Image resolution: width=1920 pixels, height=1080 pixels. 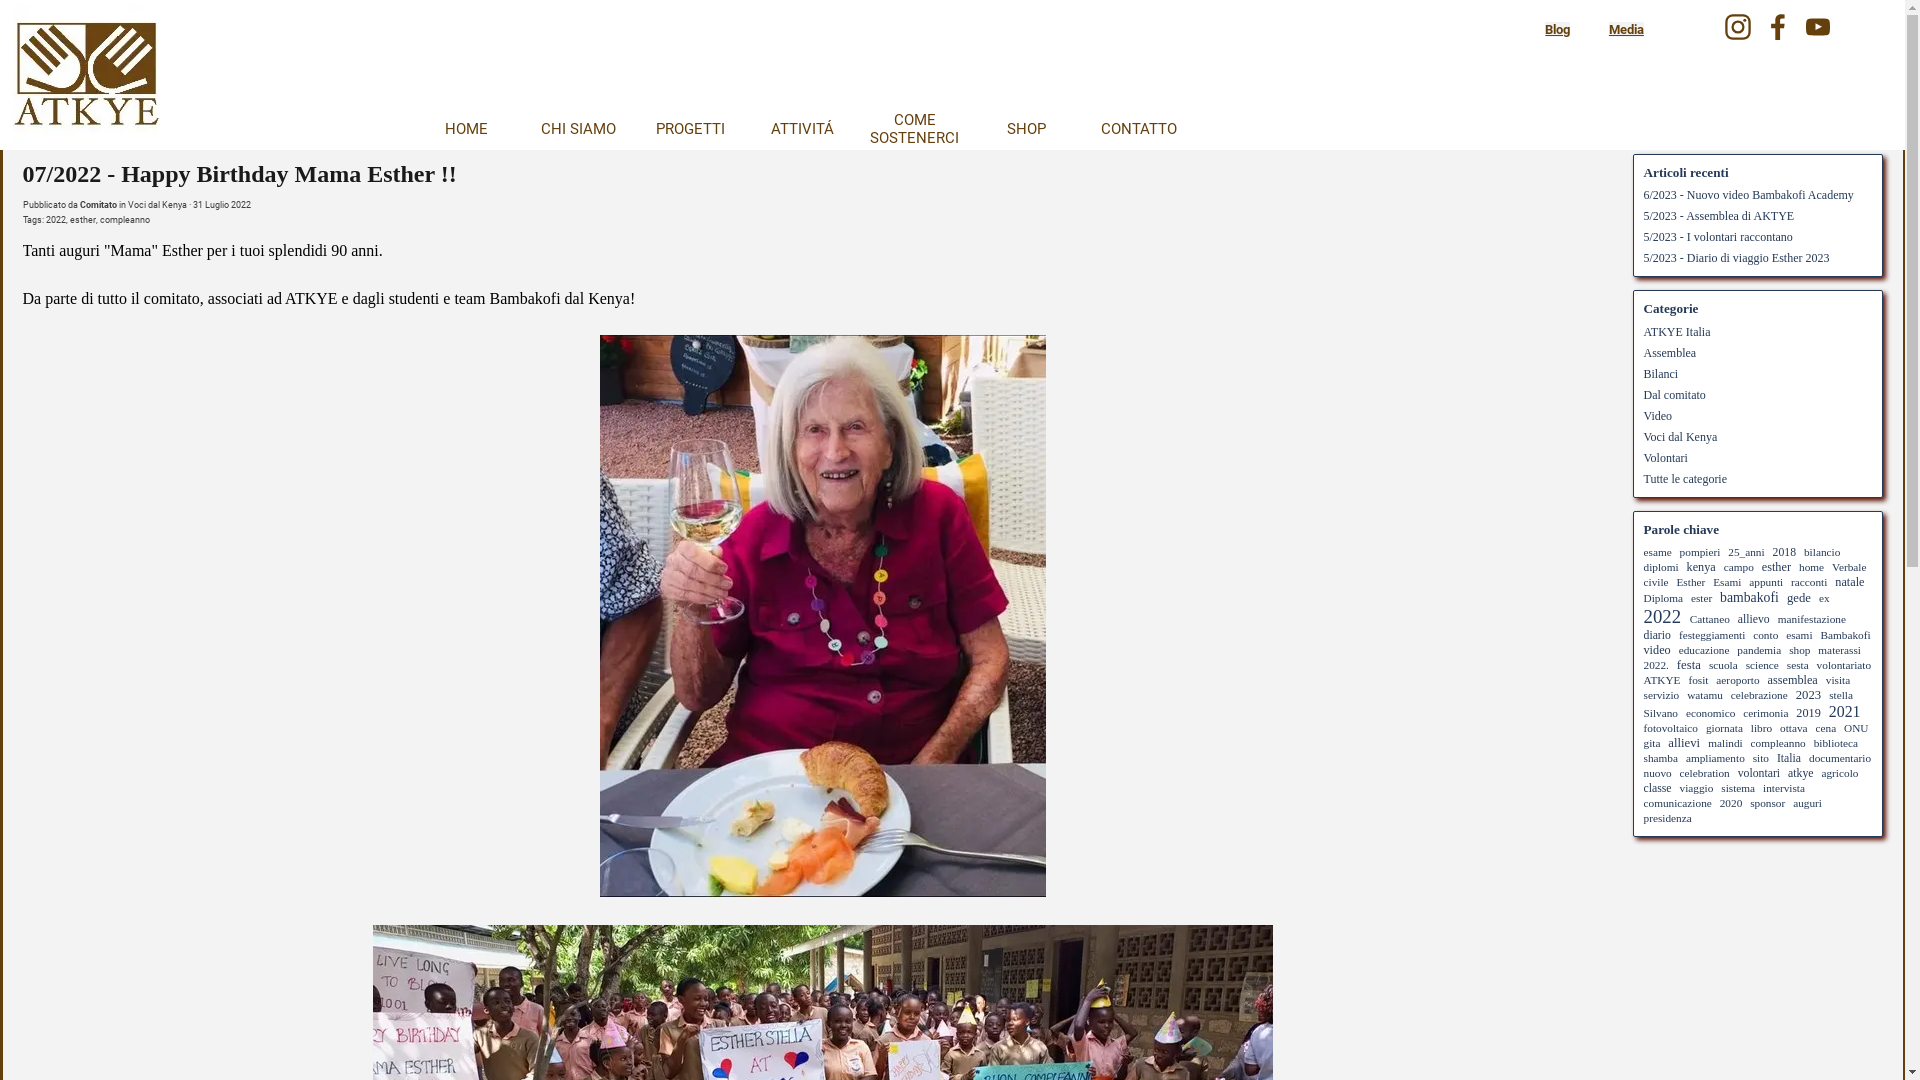 I want to click on 'ATKYE Italia', so click(x=1643, y=330).